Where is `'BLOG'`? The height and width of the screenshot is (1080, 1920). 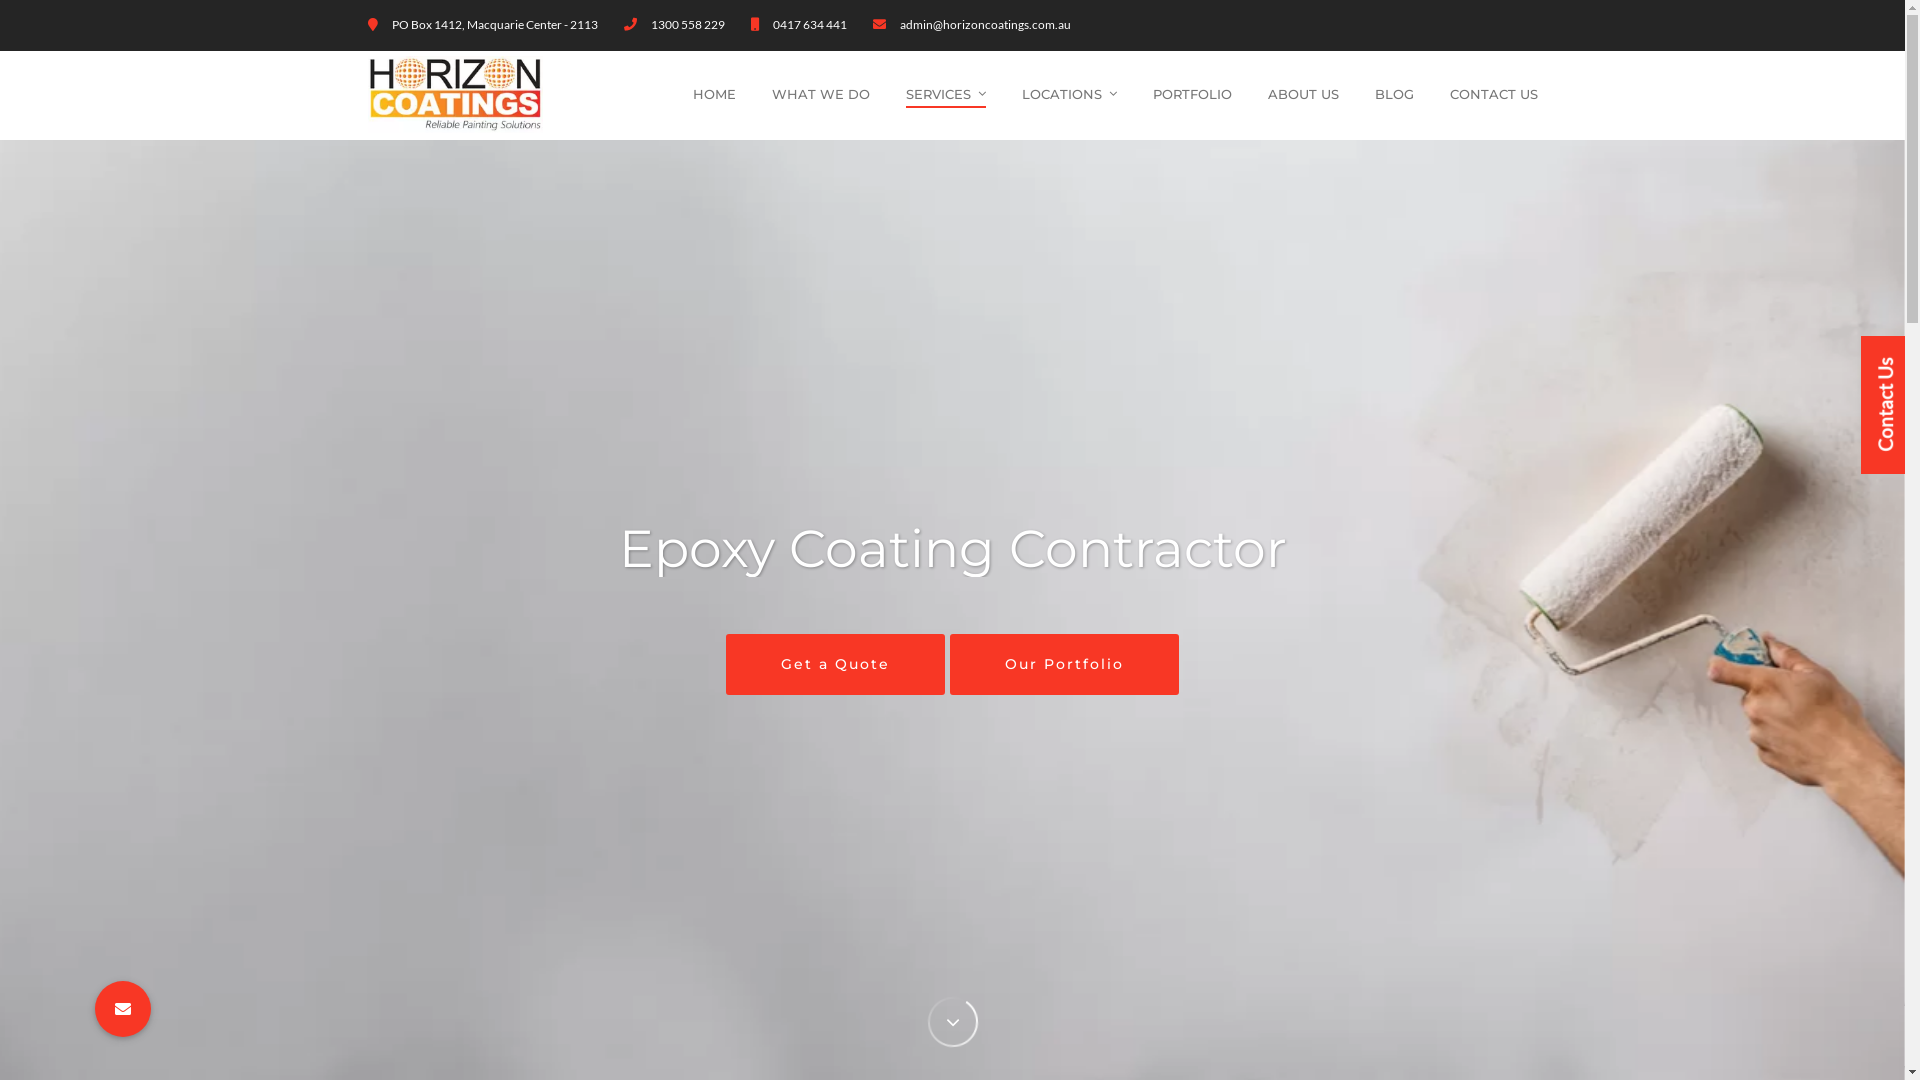
'BLOG' is located at coordinates (1372, 93).